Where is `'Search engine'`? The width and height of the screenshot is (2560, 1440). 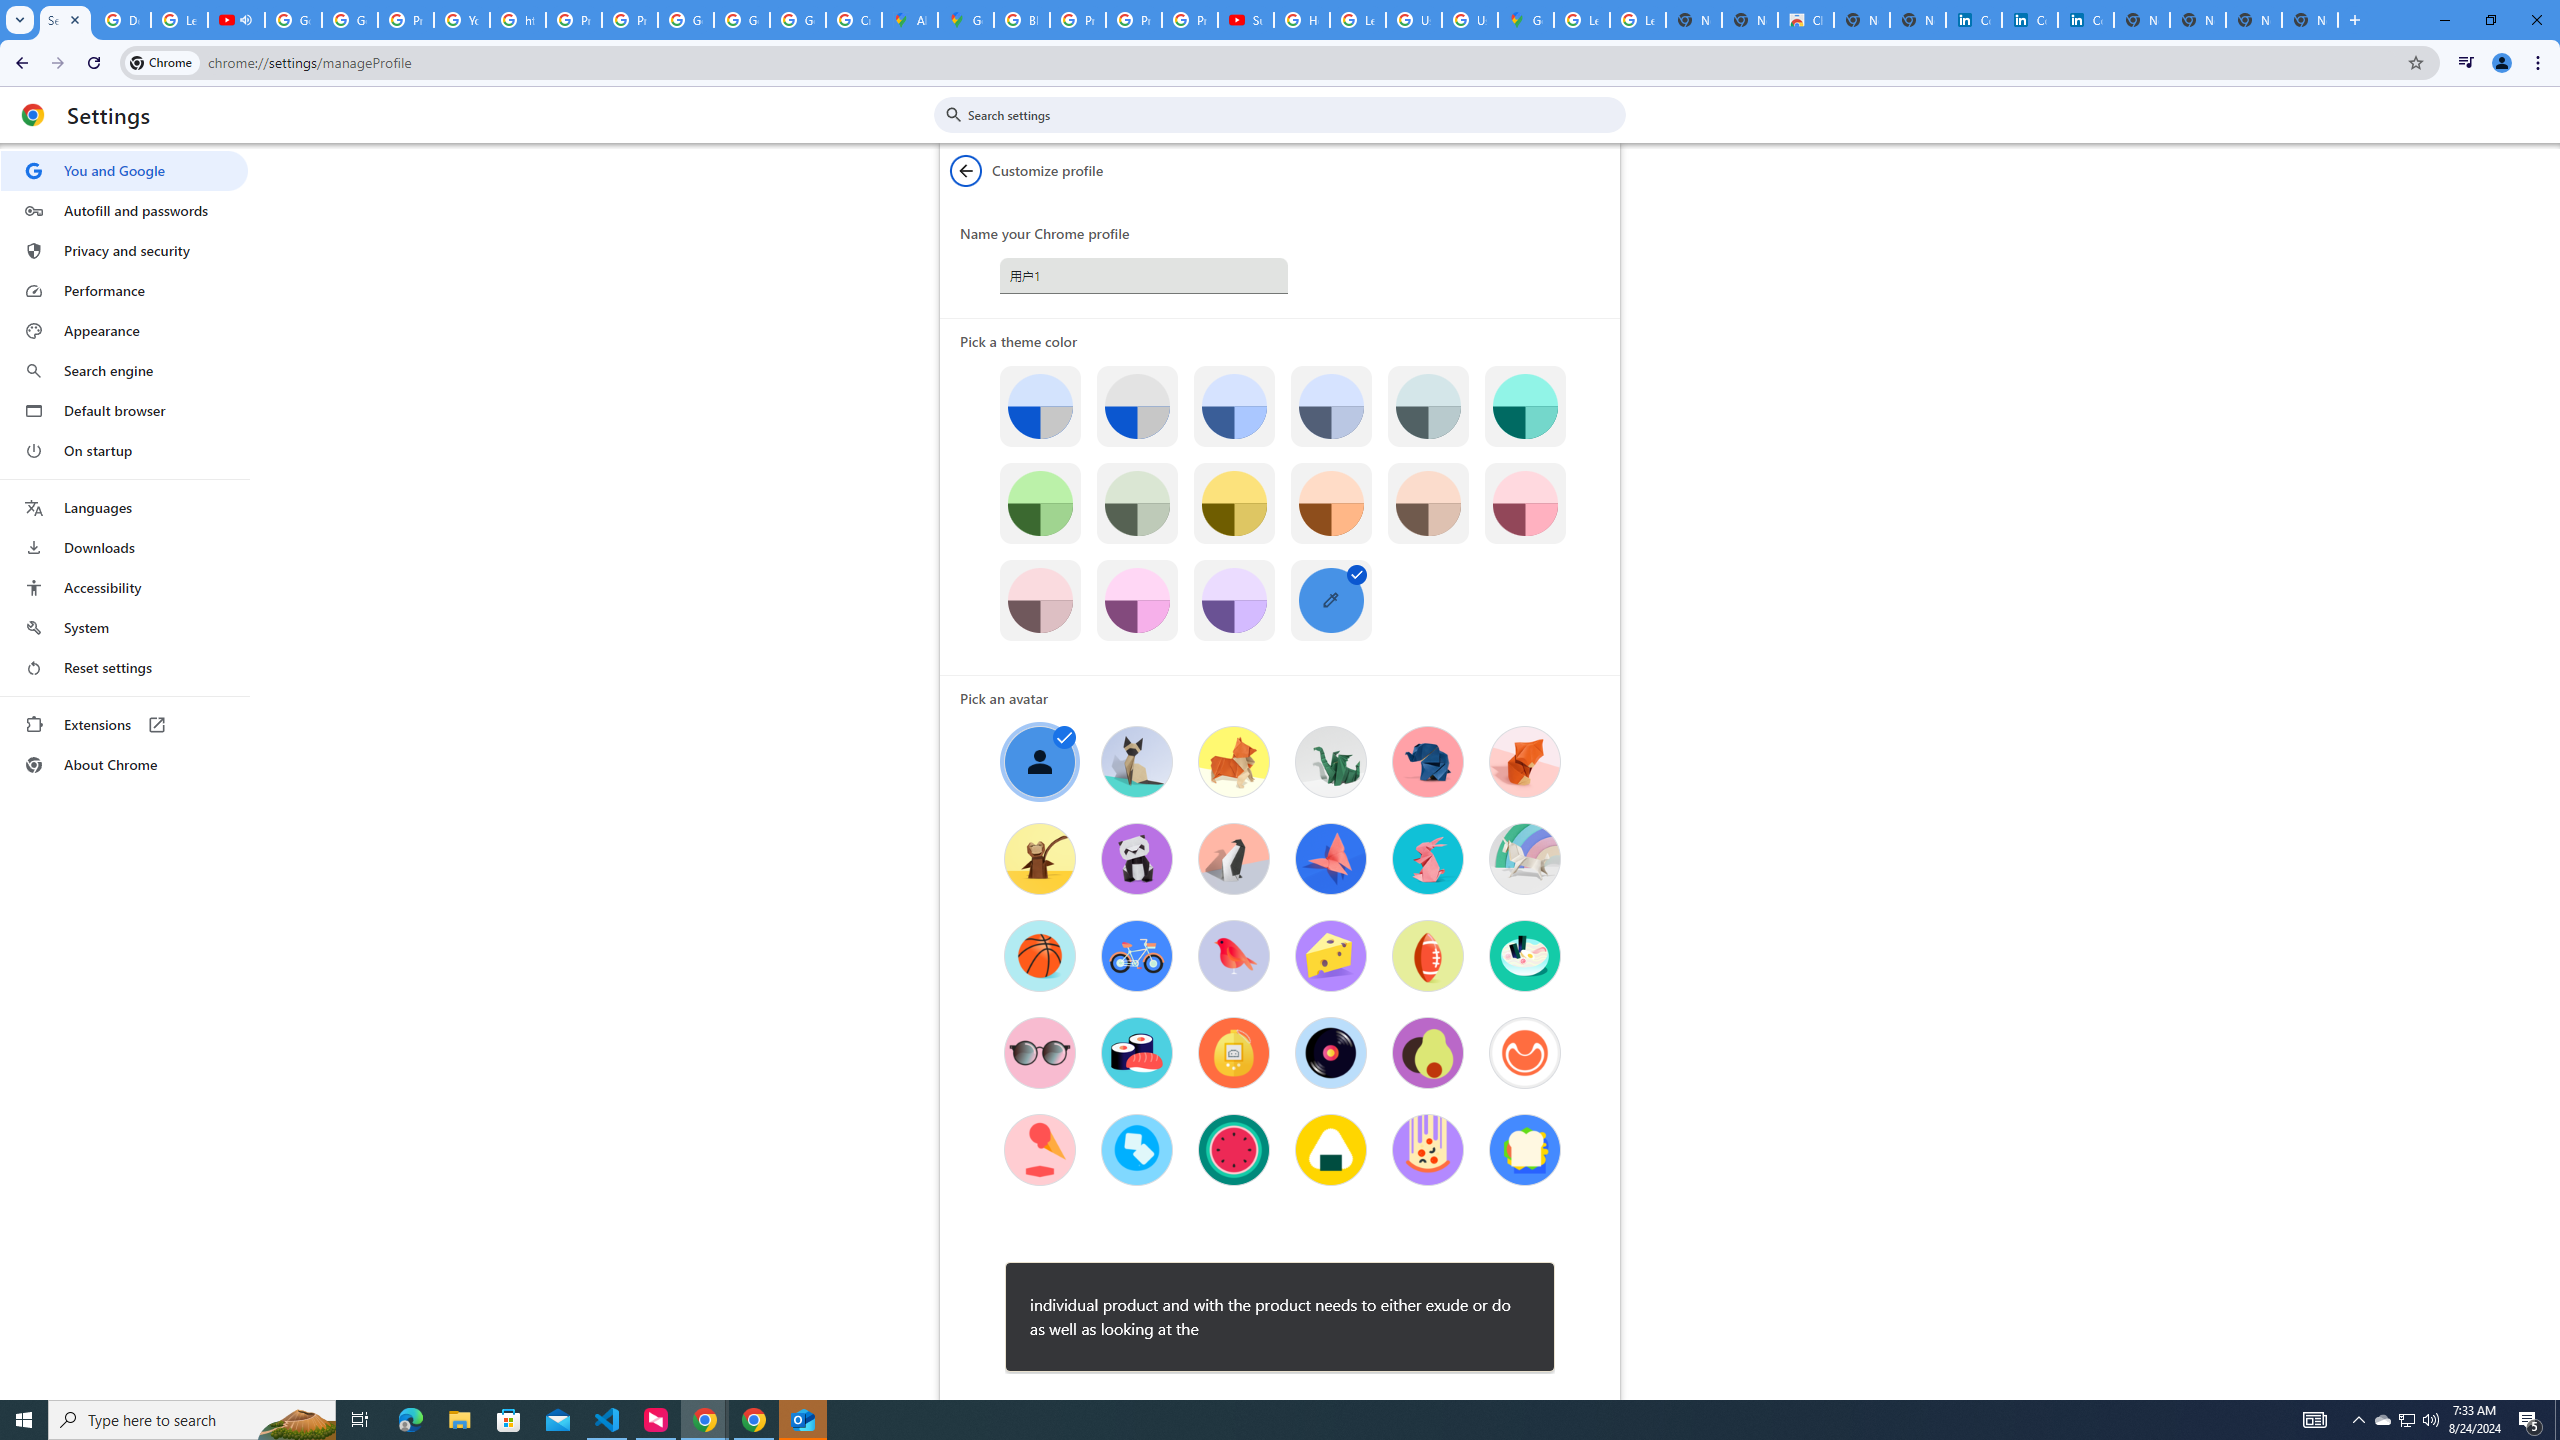 'Search engine' is located at coordinates (123, 371).